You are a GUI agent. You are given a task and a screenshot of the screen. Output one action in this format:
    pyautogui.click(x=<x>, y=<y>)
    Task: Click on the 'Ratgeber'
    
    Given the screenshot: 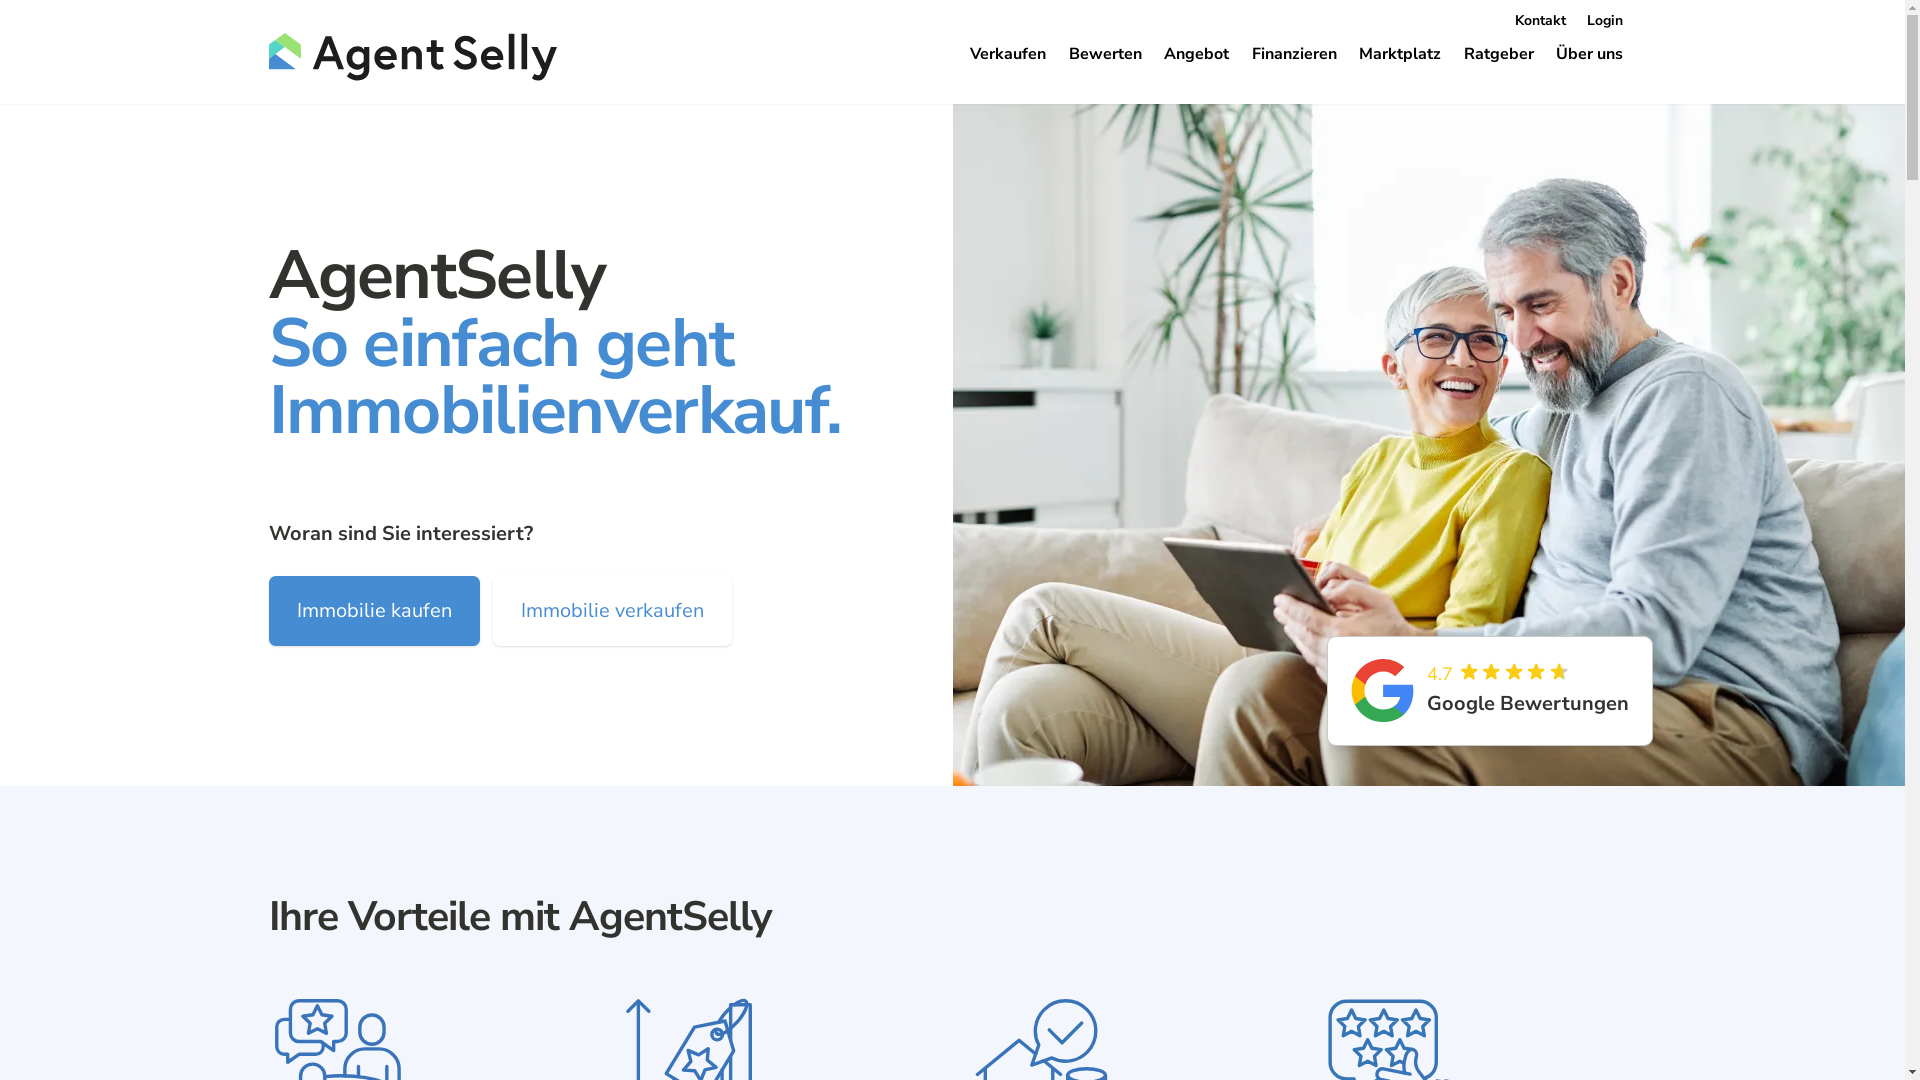 What is the action you would take?
    pyautogui.click(x=1498, y=53)
    